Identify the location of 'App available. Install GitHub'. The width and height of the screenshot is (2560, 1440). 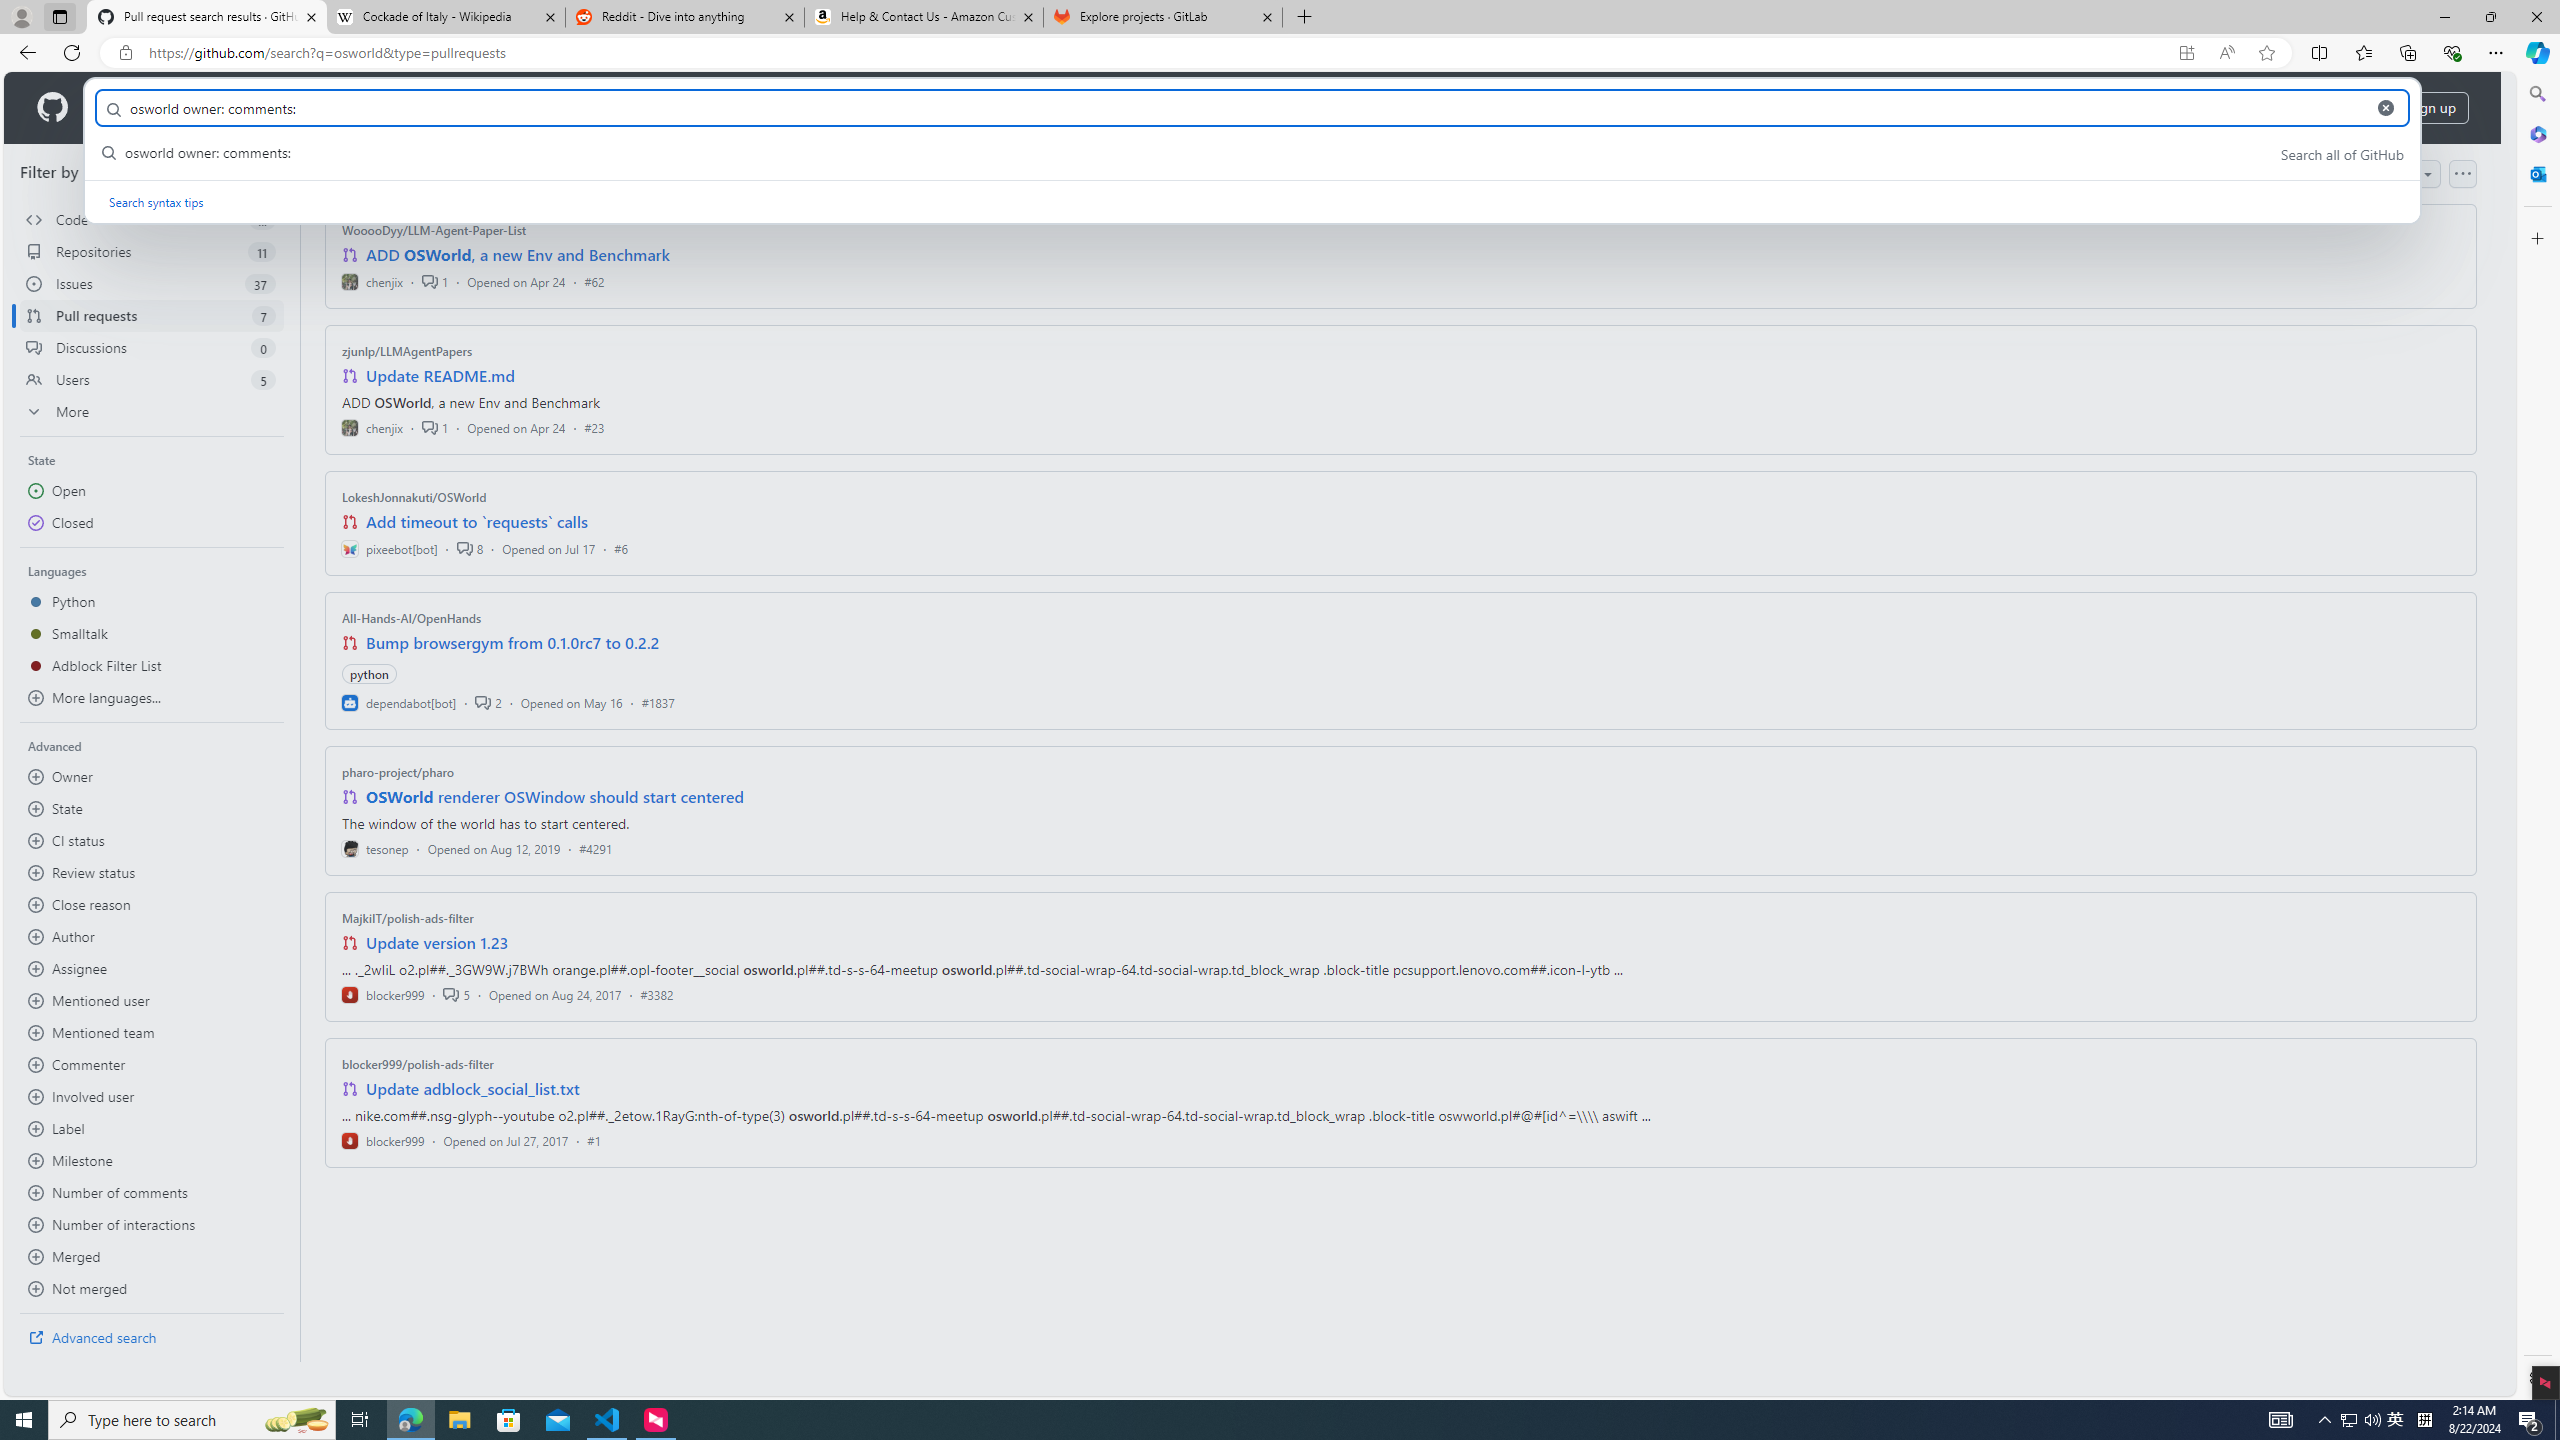
(2185, 53).